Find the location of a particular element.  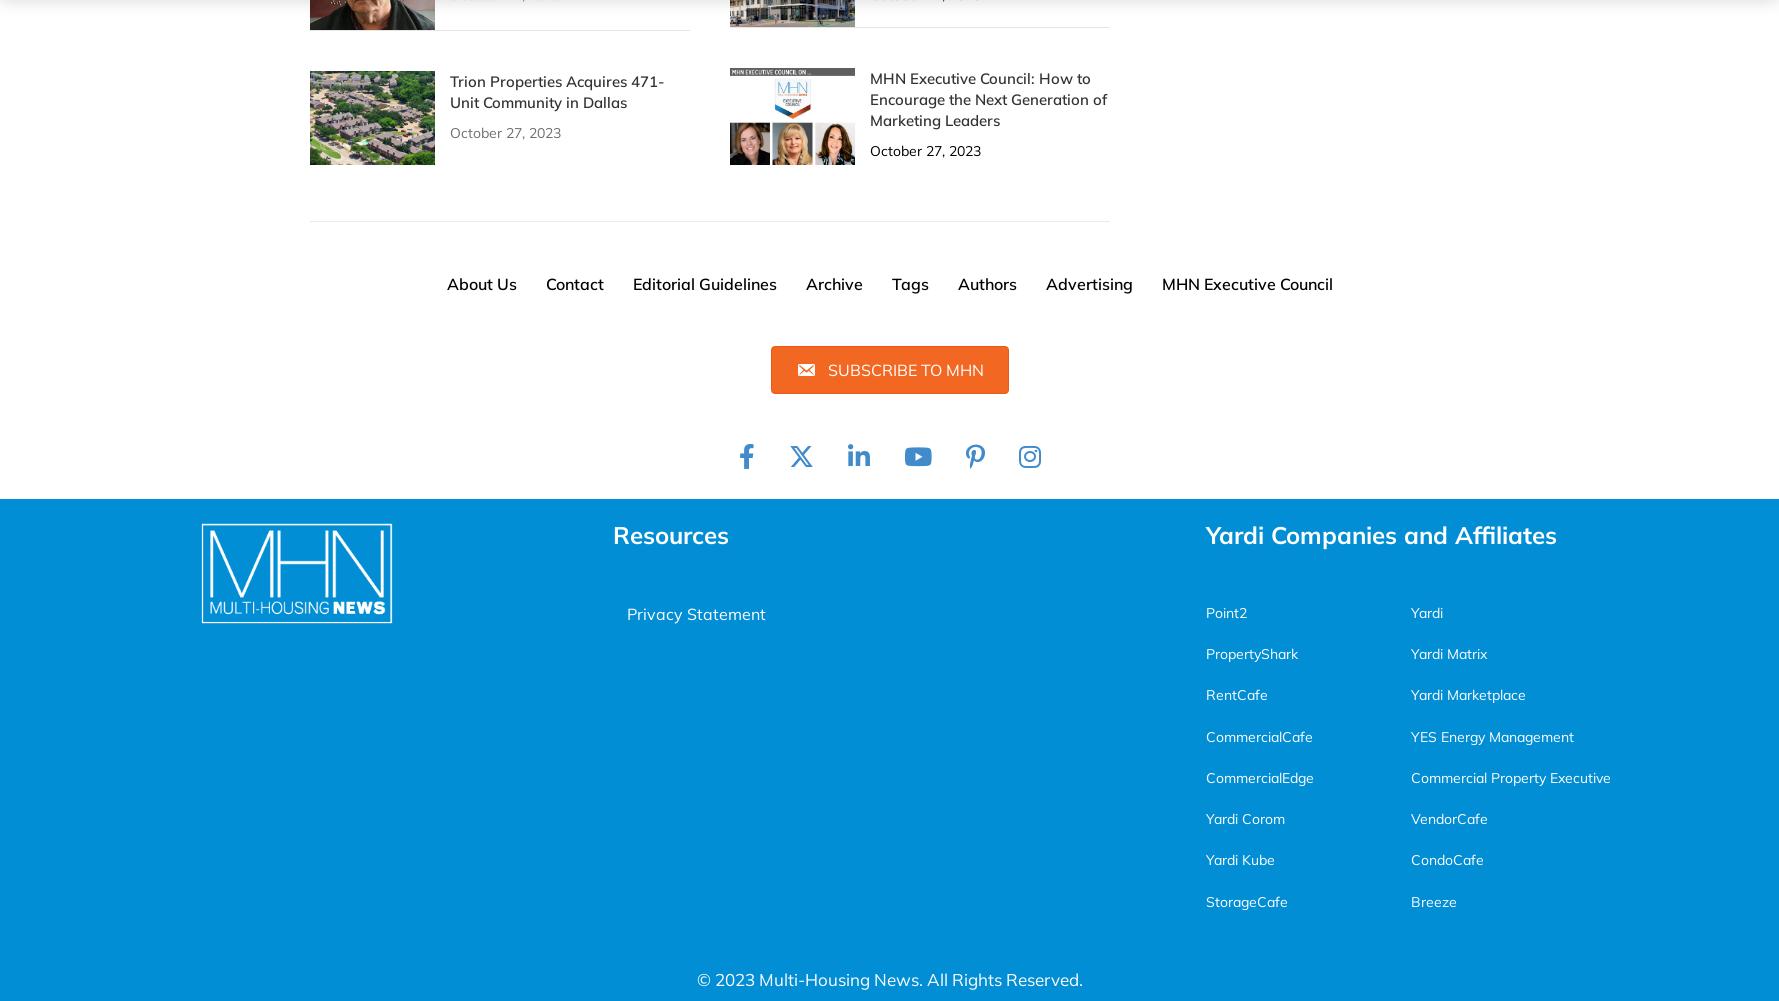

'Advertising' is located at coordinates (1087, 282).